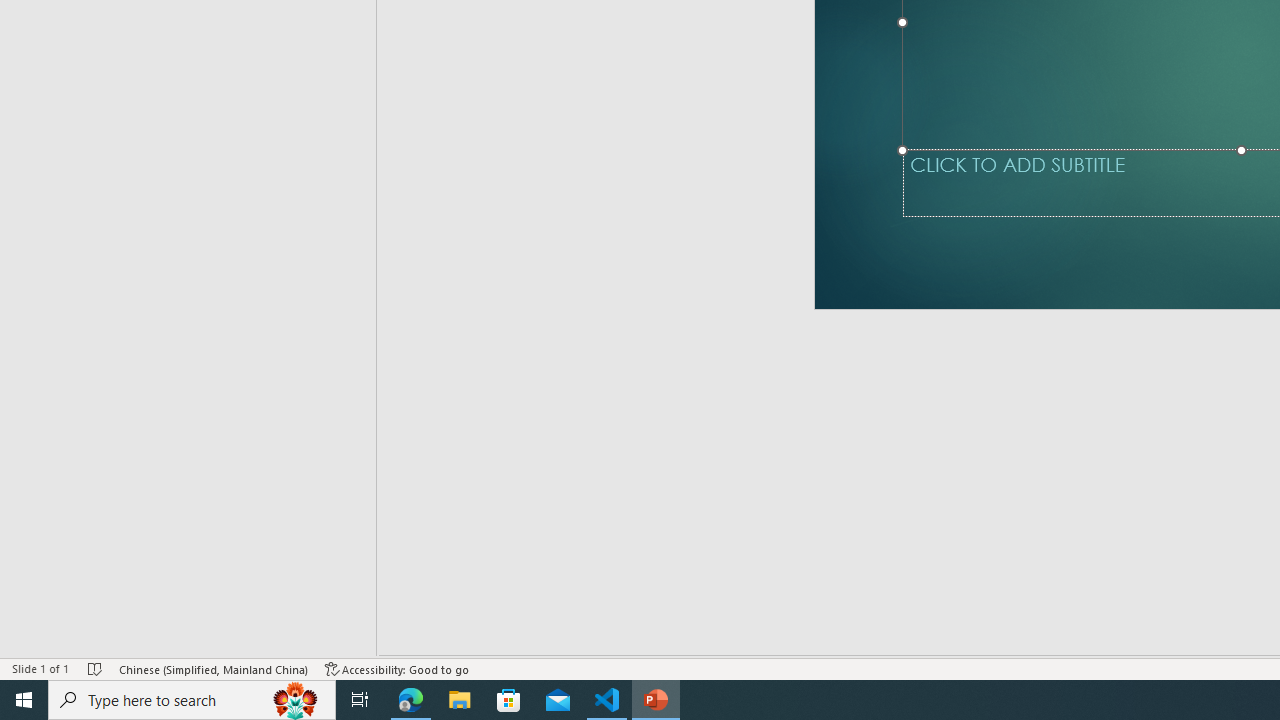  I want to click on 'Language English (United States)', so click(224, 640).